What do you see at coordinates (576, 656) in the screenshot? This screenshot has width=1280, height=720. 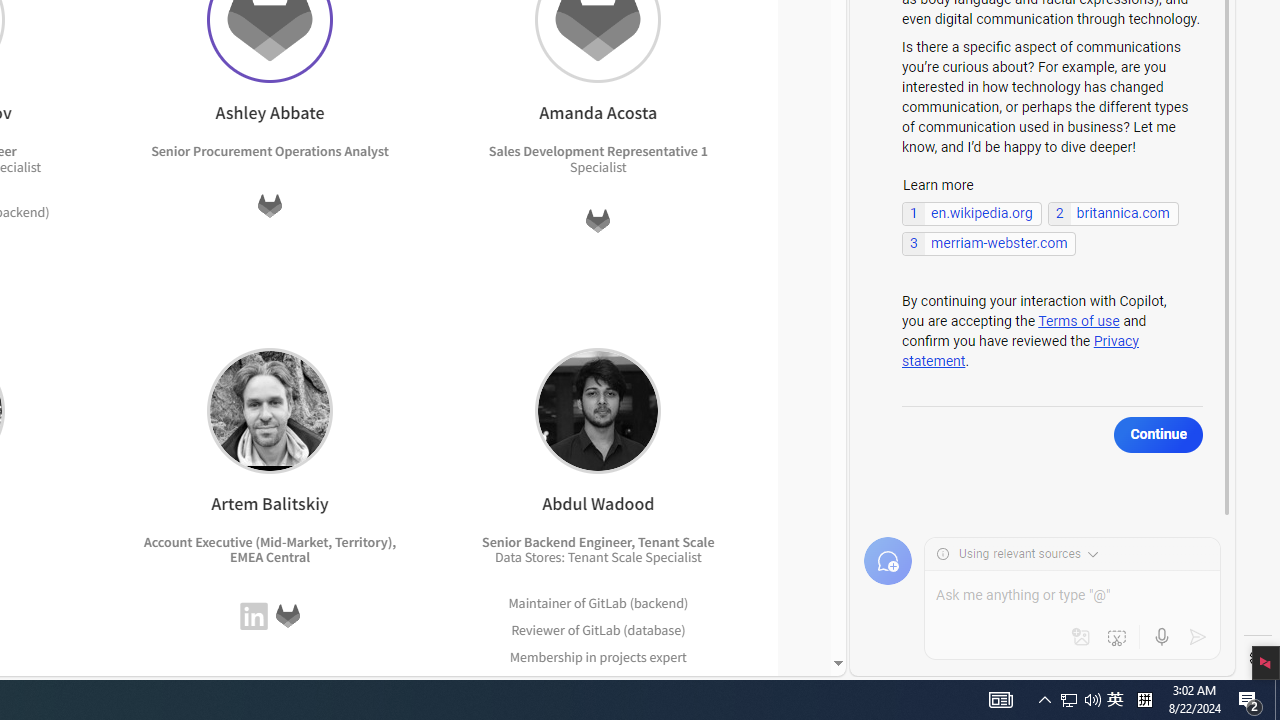 I see `'Membership in projects'` at bounding box center [576, 656].